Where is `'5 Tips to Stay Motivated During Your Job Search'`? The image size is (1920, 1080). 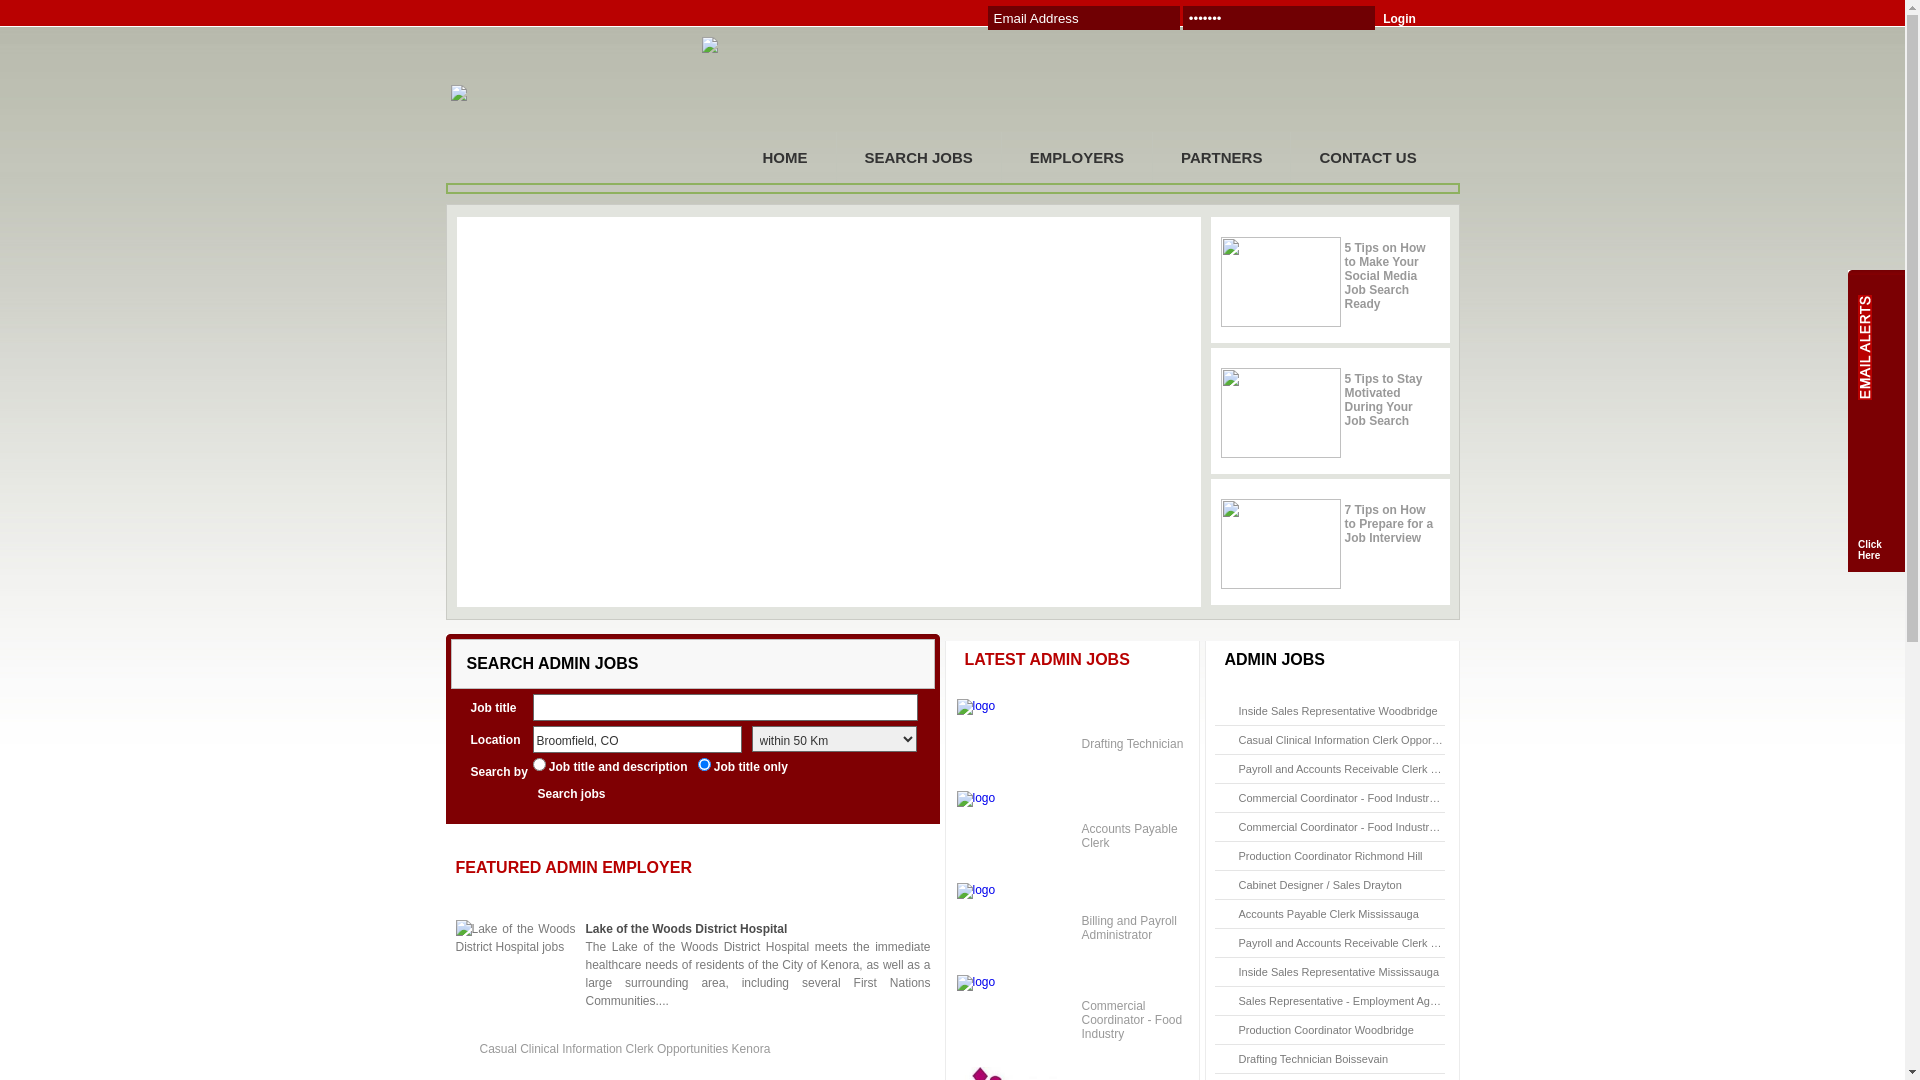
'5 Tips to Stay Motivated During Your Job Search' is located at coordinates (1381, 400).